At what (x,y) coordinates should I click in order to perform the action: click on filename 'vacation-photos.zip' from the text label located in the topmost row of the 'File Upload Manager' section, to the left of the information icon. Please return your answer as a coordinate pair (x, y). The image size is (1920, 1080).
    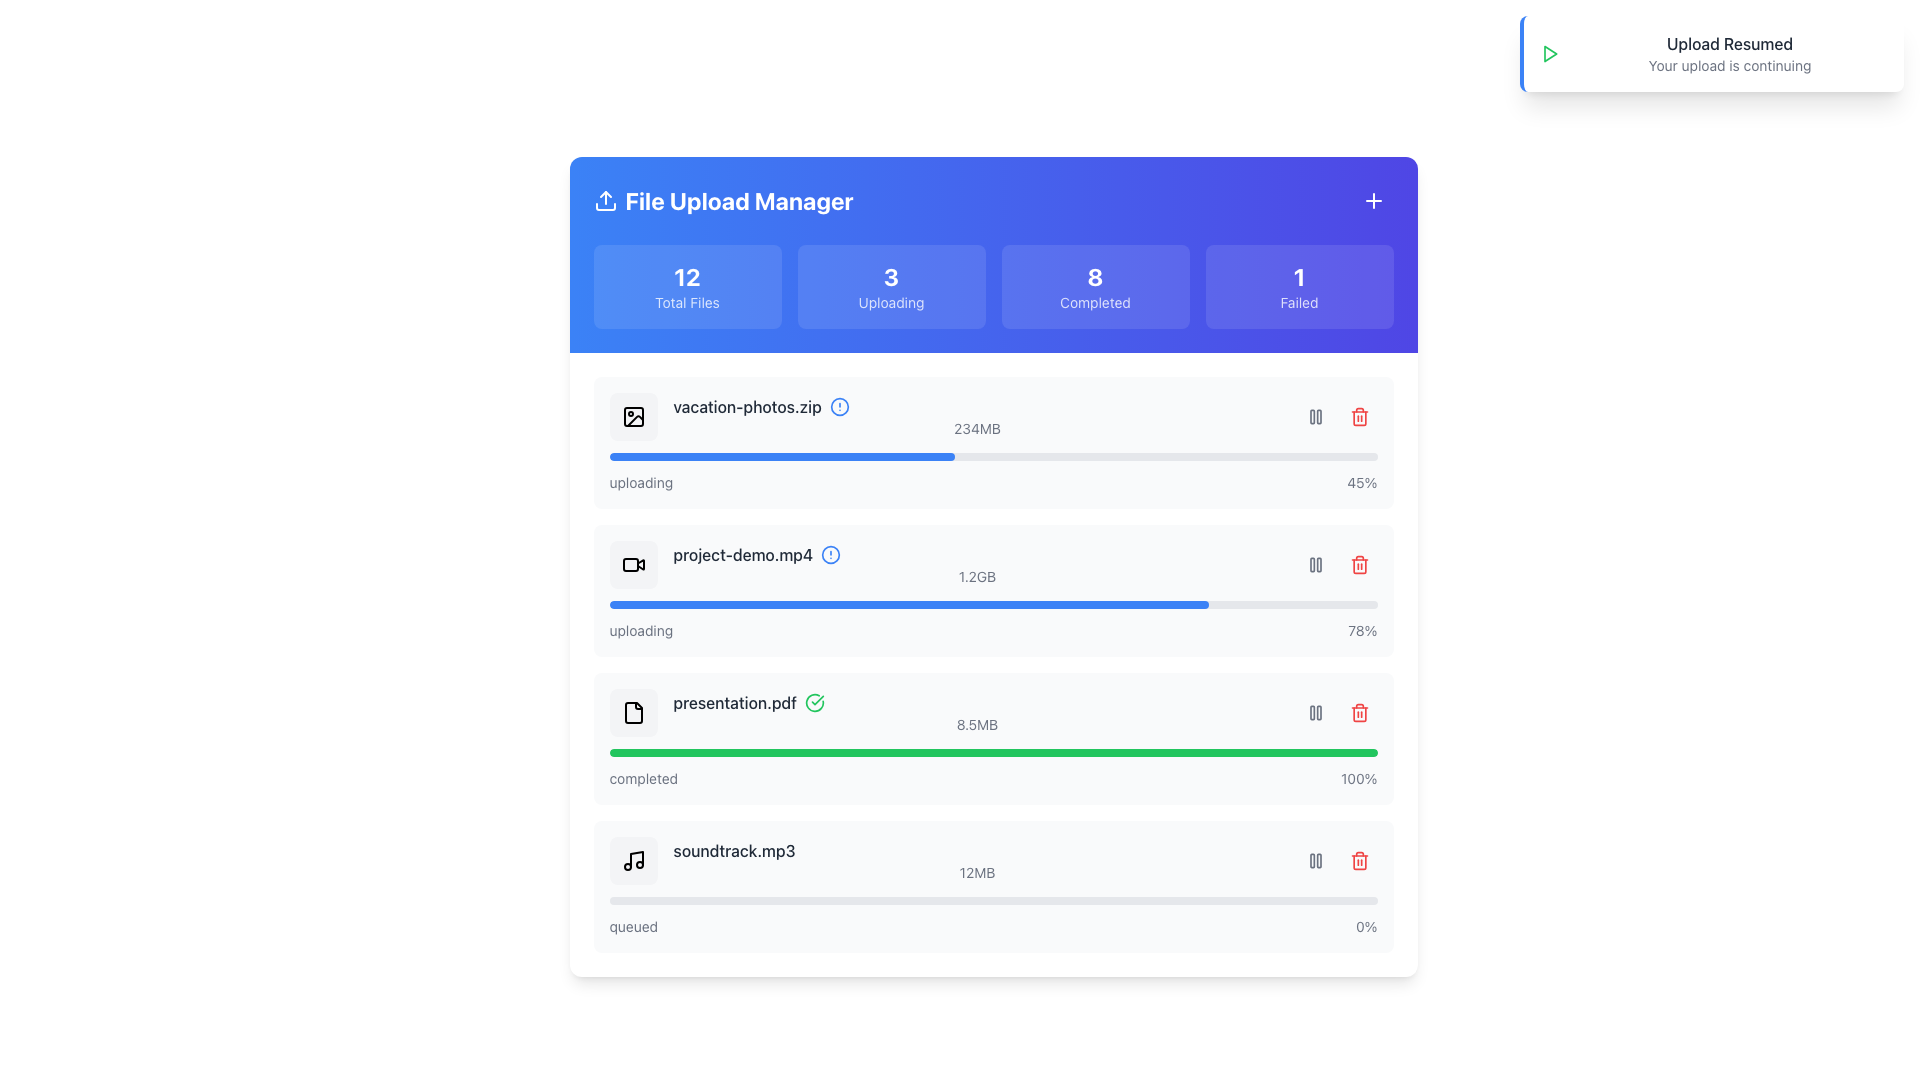
    Looking at the image, I should click on (746, 406).